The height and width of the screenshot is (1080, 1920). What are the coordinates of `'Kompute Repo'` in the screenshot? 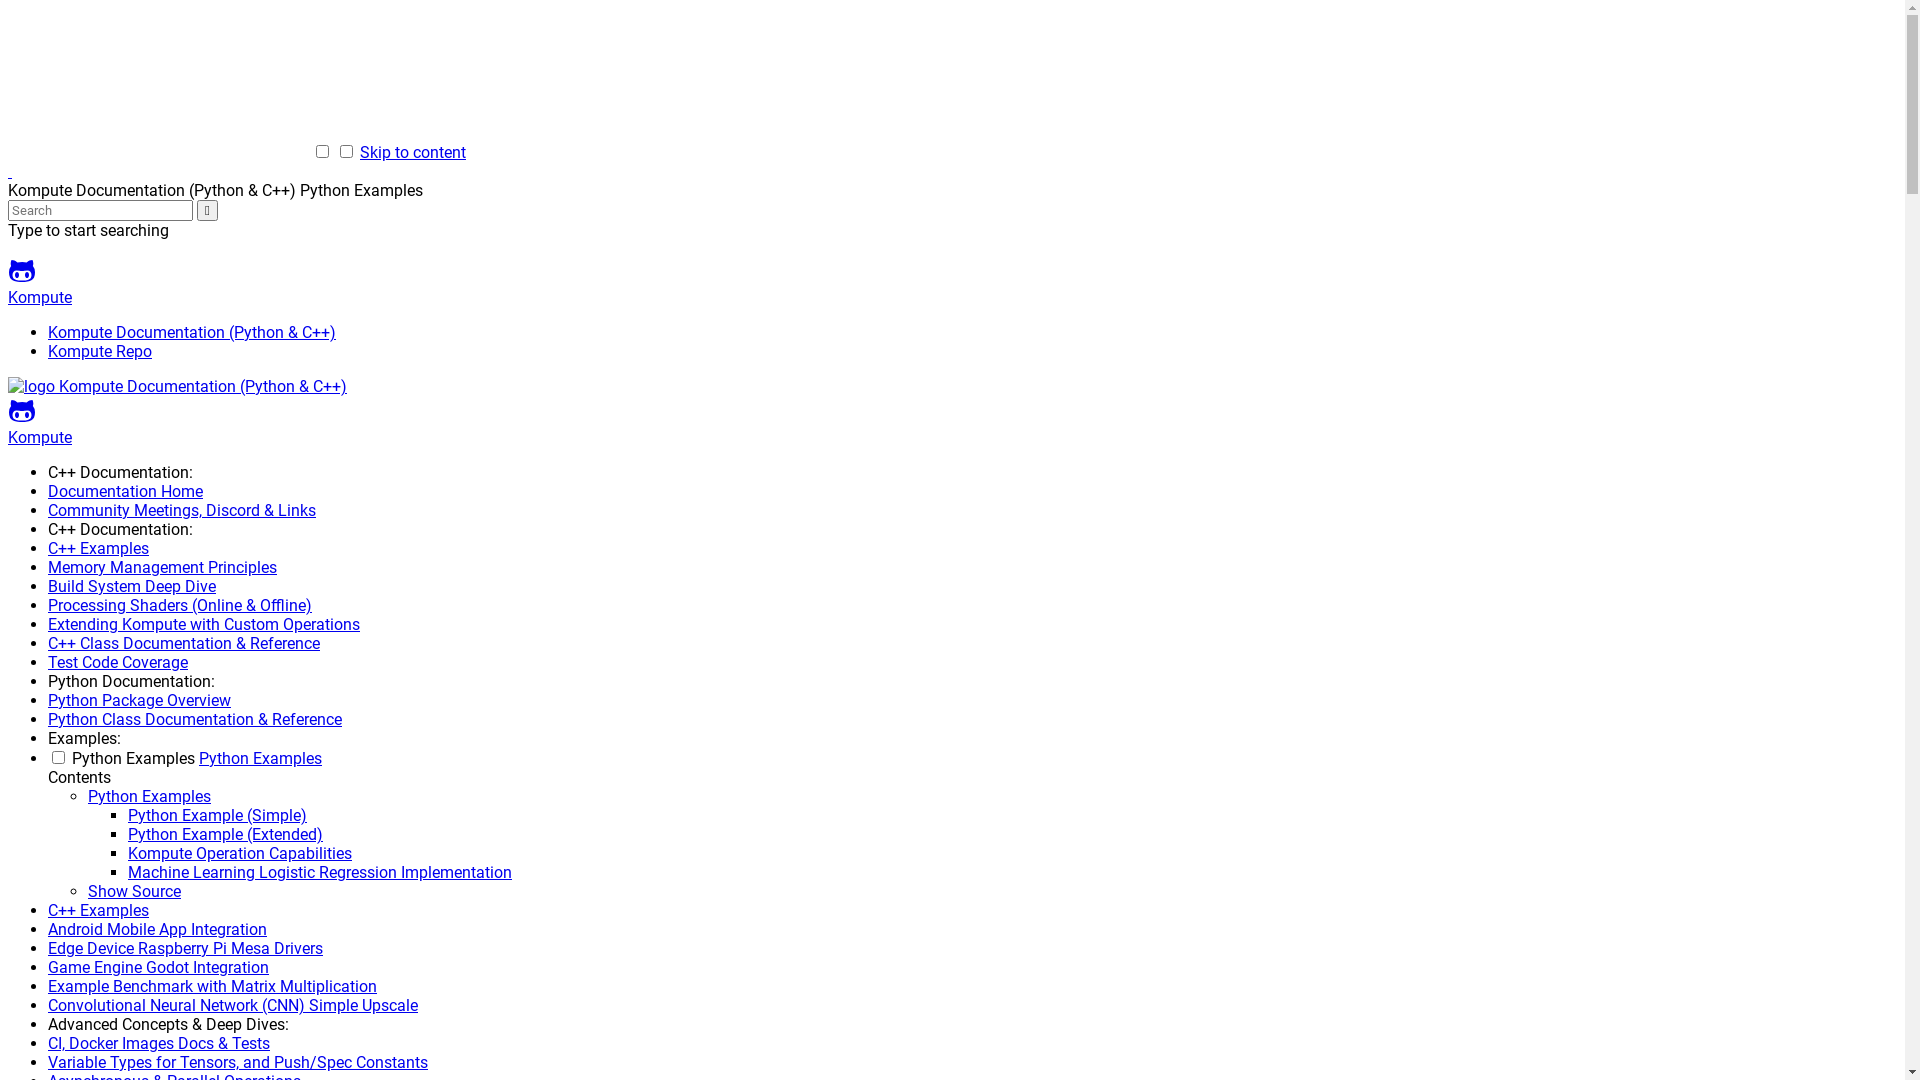 It's located at (99, 350).